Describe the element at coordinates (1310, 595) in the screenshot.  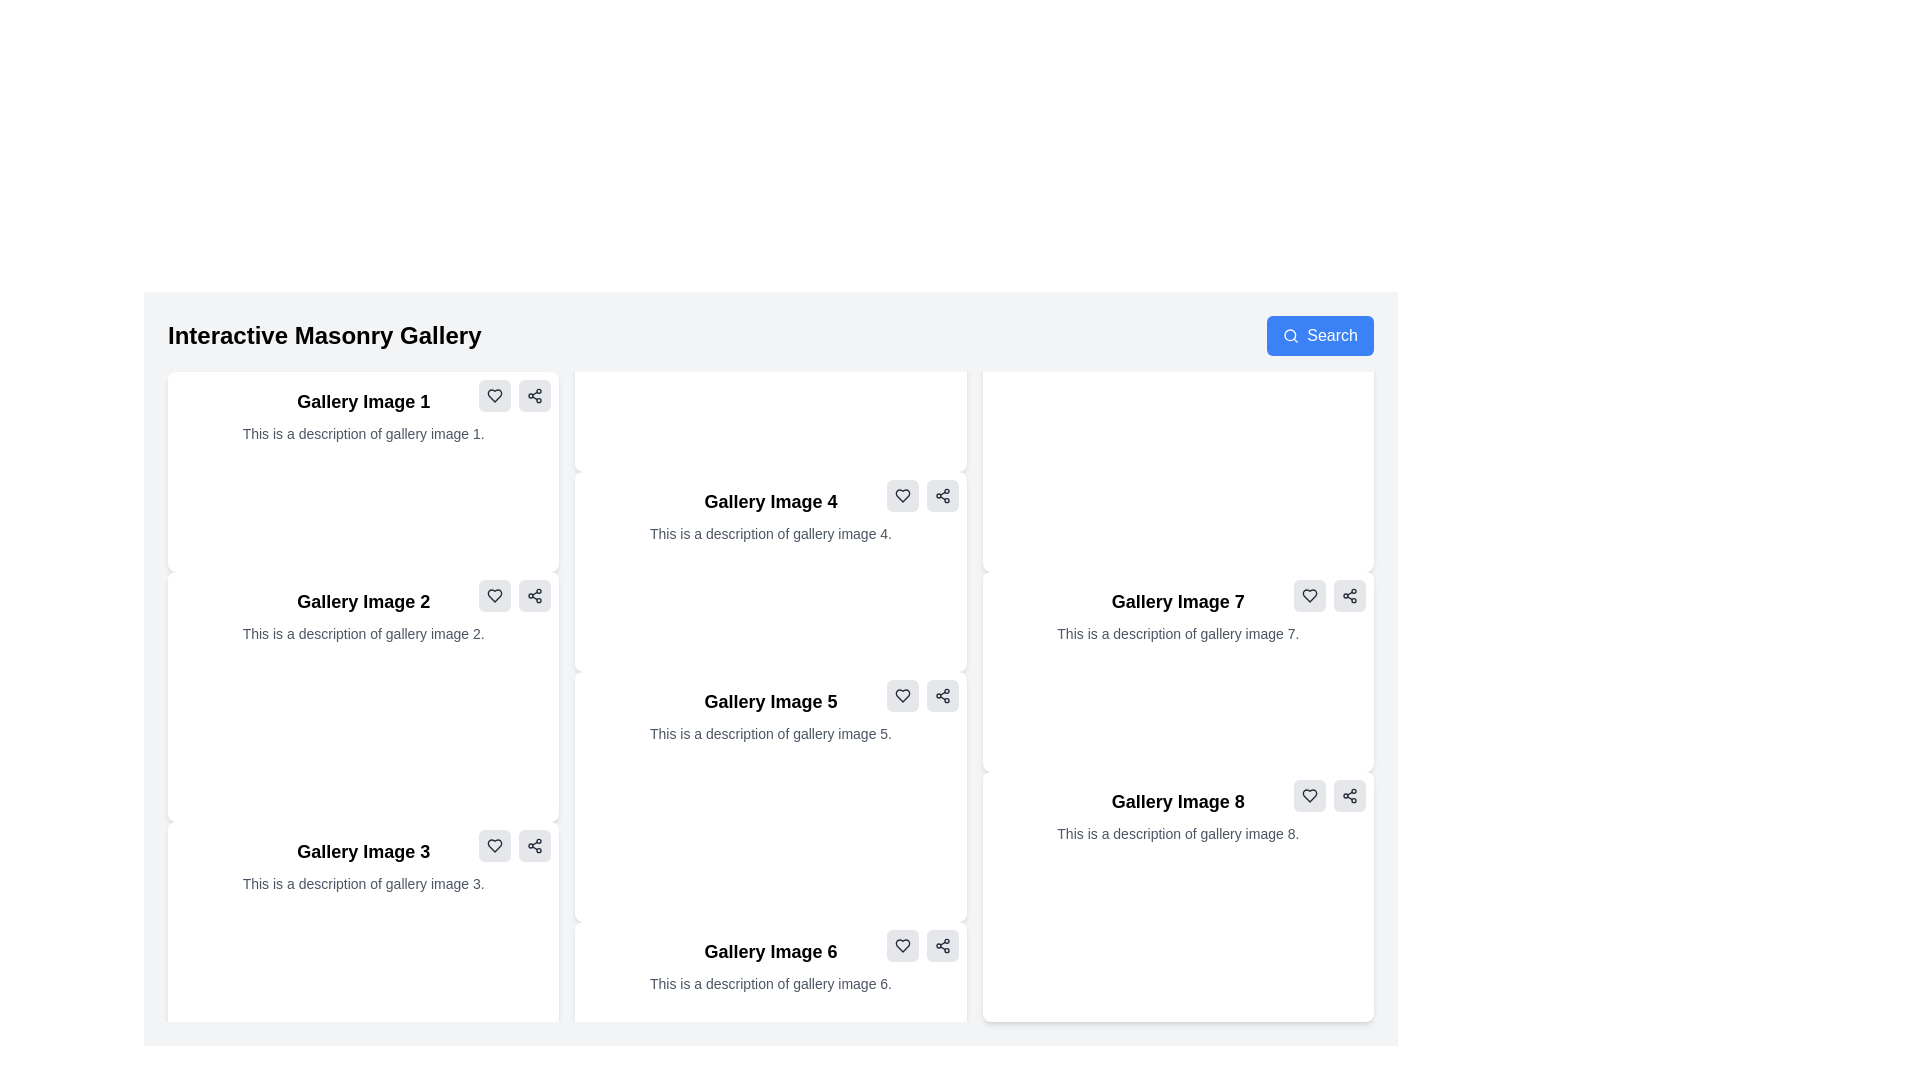
I see `the favorite button located in the top-right corner of the 'Gallery Image 7' card` at that location.